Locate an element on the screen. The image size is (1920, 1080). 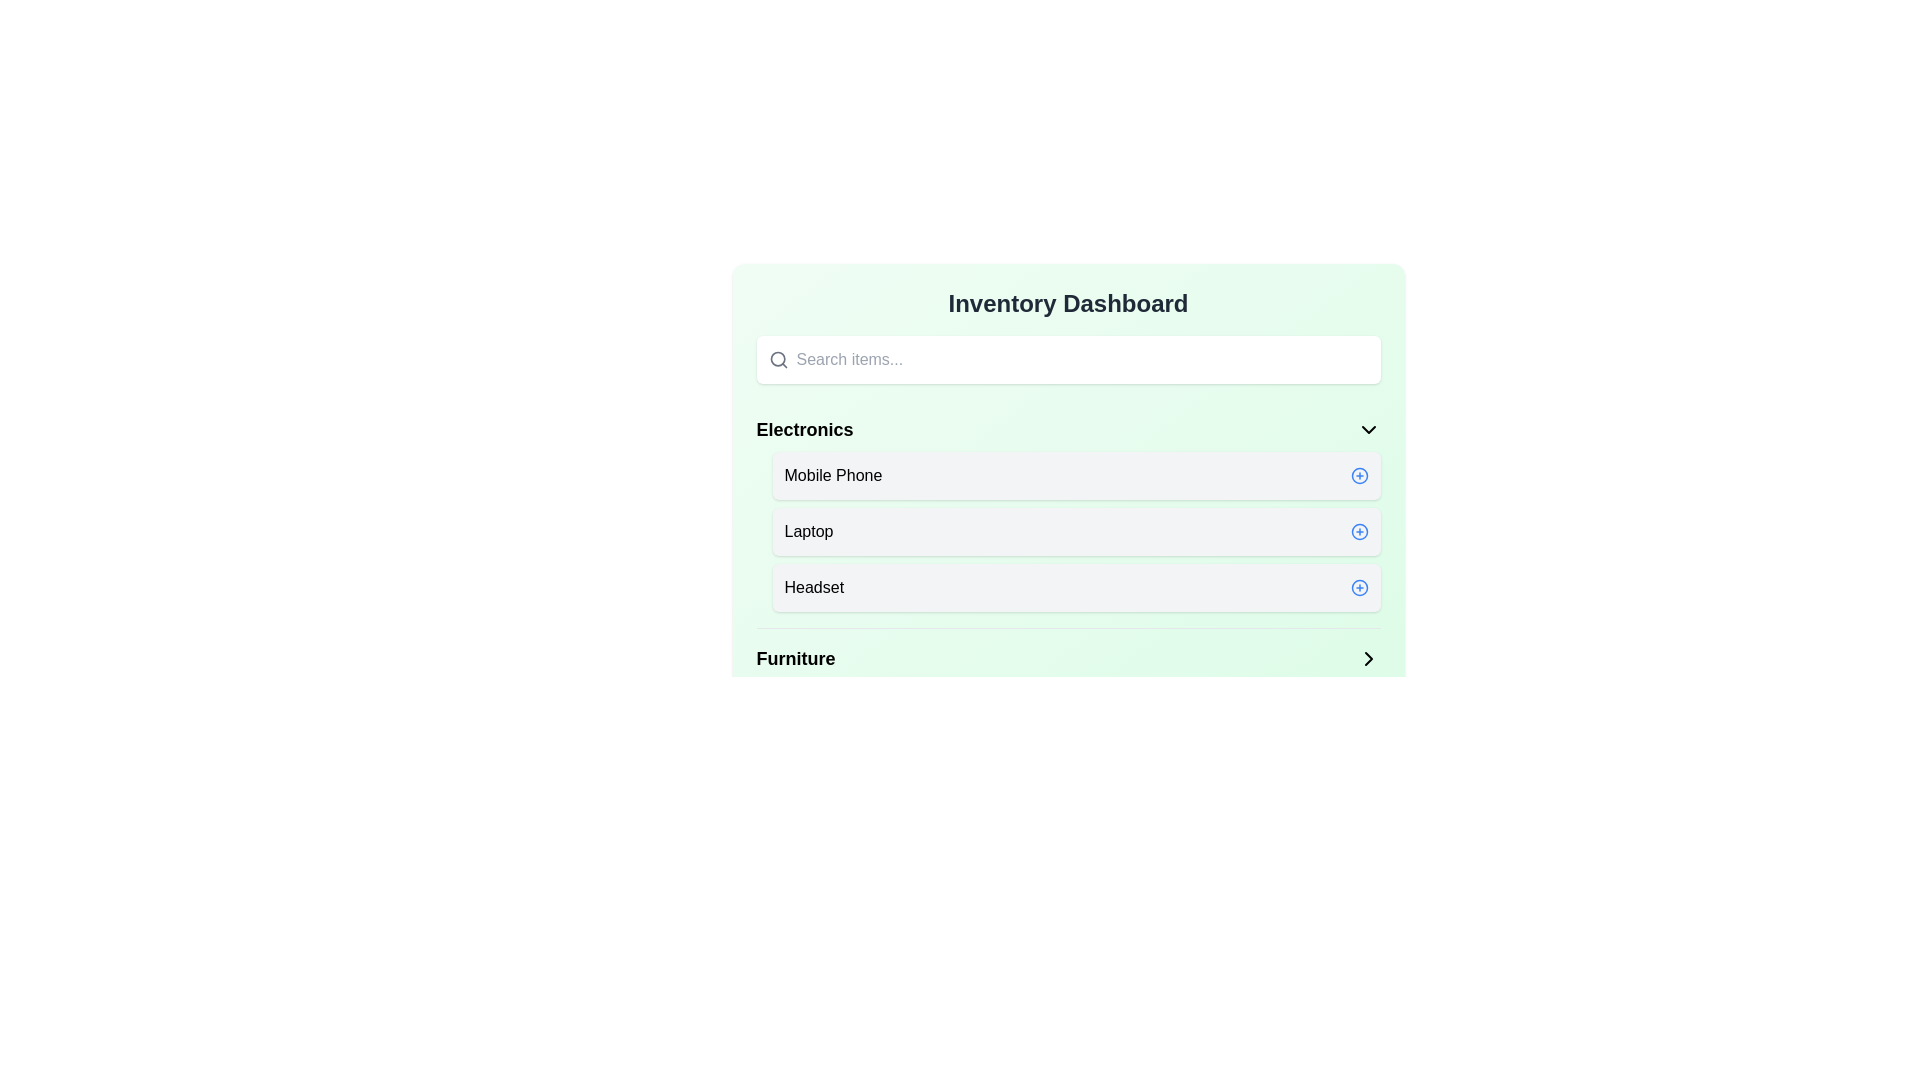
the 'Chevron' icon next to 'Furniture' to expand it is located at coordinates (1367, 659).